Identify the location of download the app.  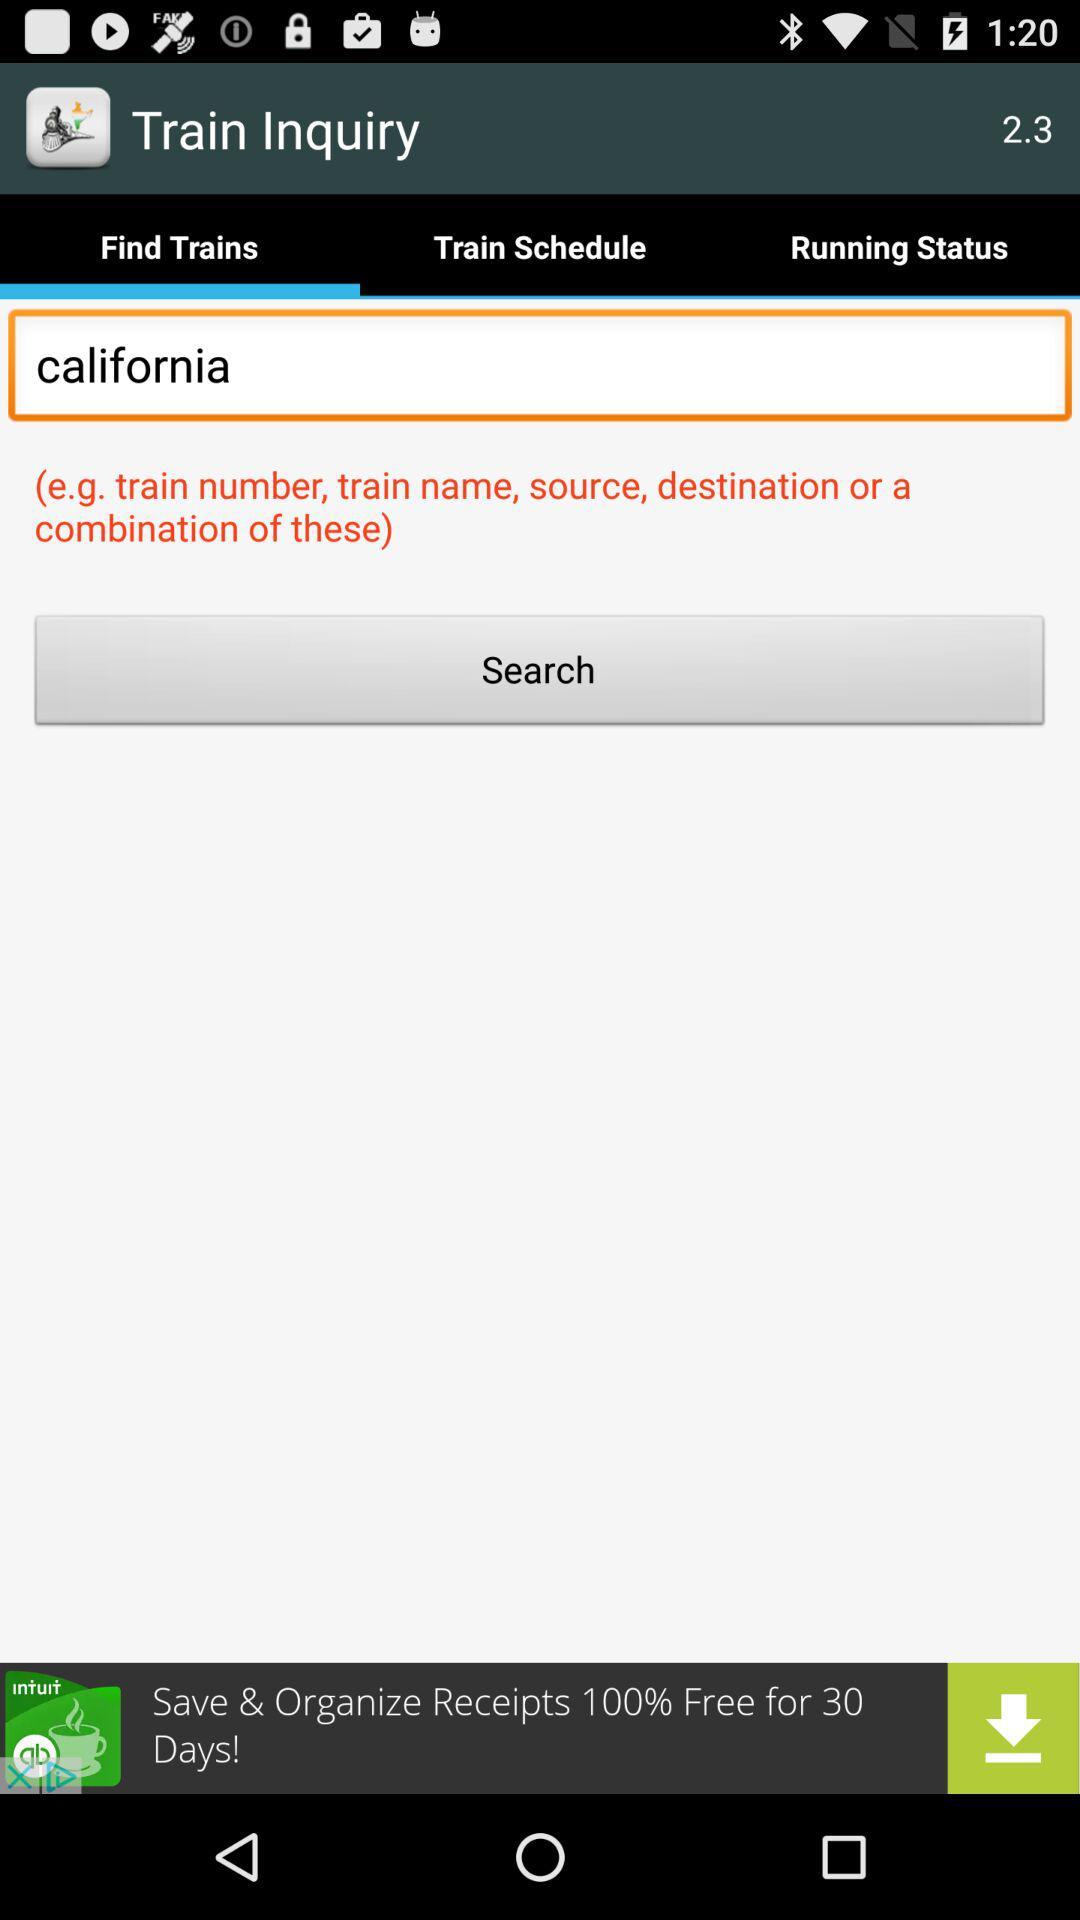
(540, 1727).